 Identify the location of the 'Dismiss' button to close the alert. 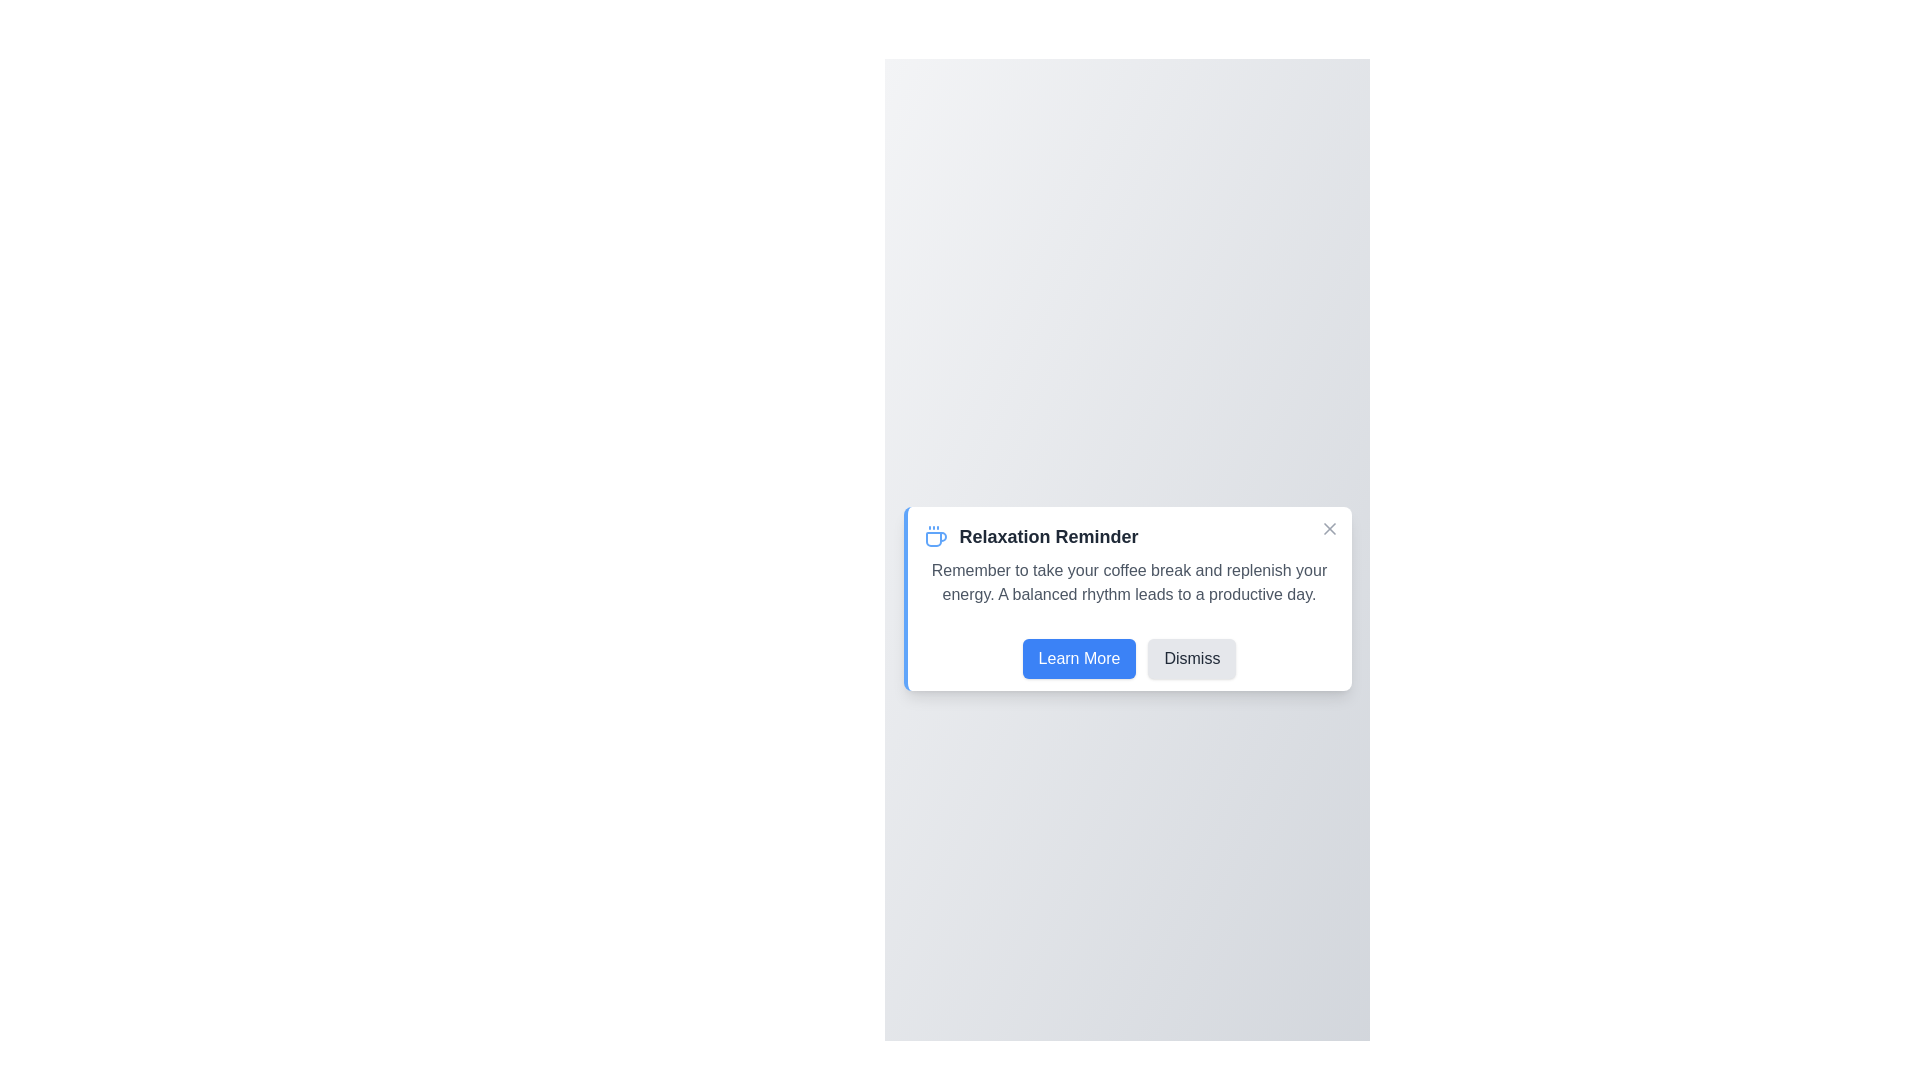
(1191, 659).